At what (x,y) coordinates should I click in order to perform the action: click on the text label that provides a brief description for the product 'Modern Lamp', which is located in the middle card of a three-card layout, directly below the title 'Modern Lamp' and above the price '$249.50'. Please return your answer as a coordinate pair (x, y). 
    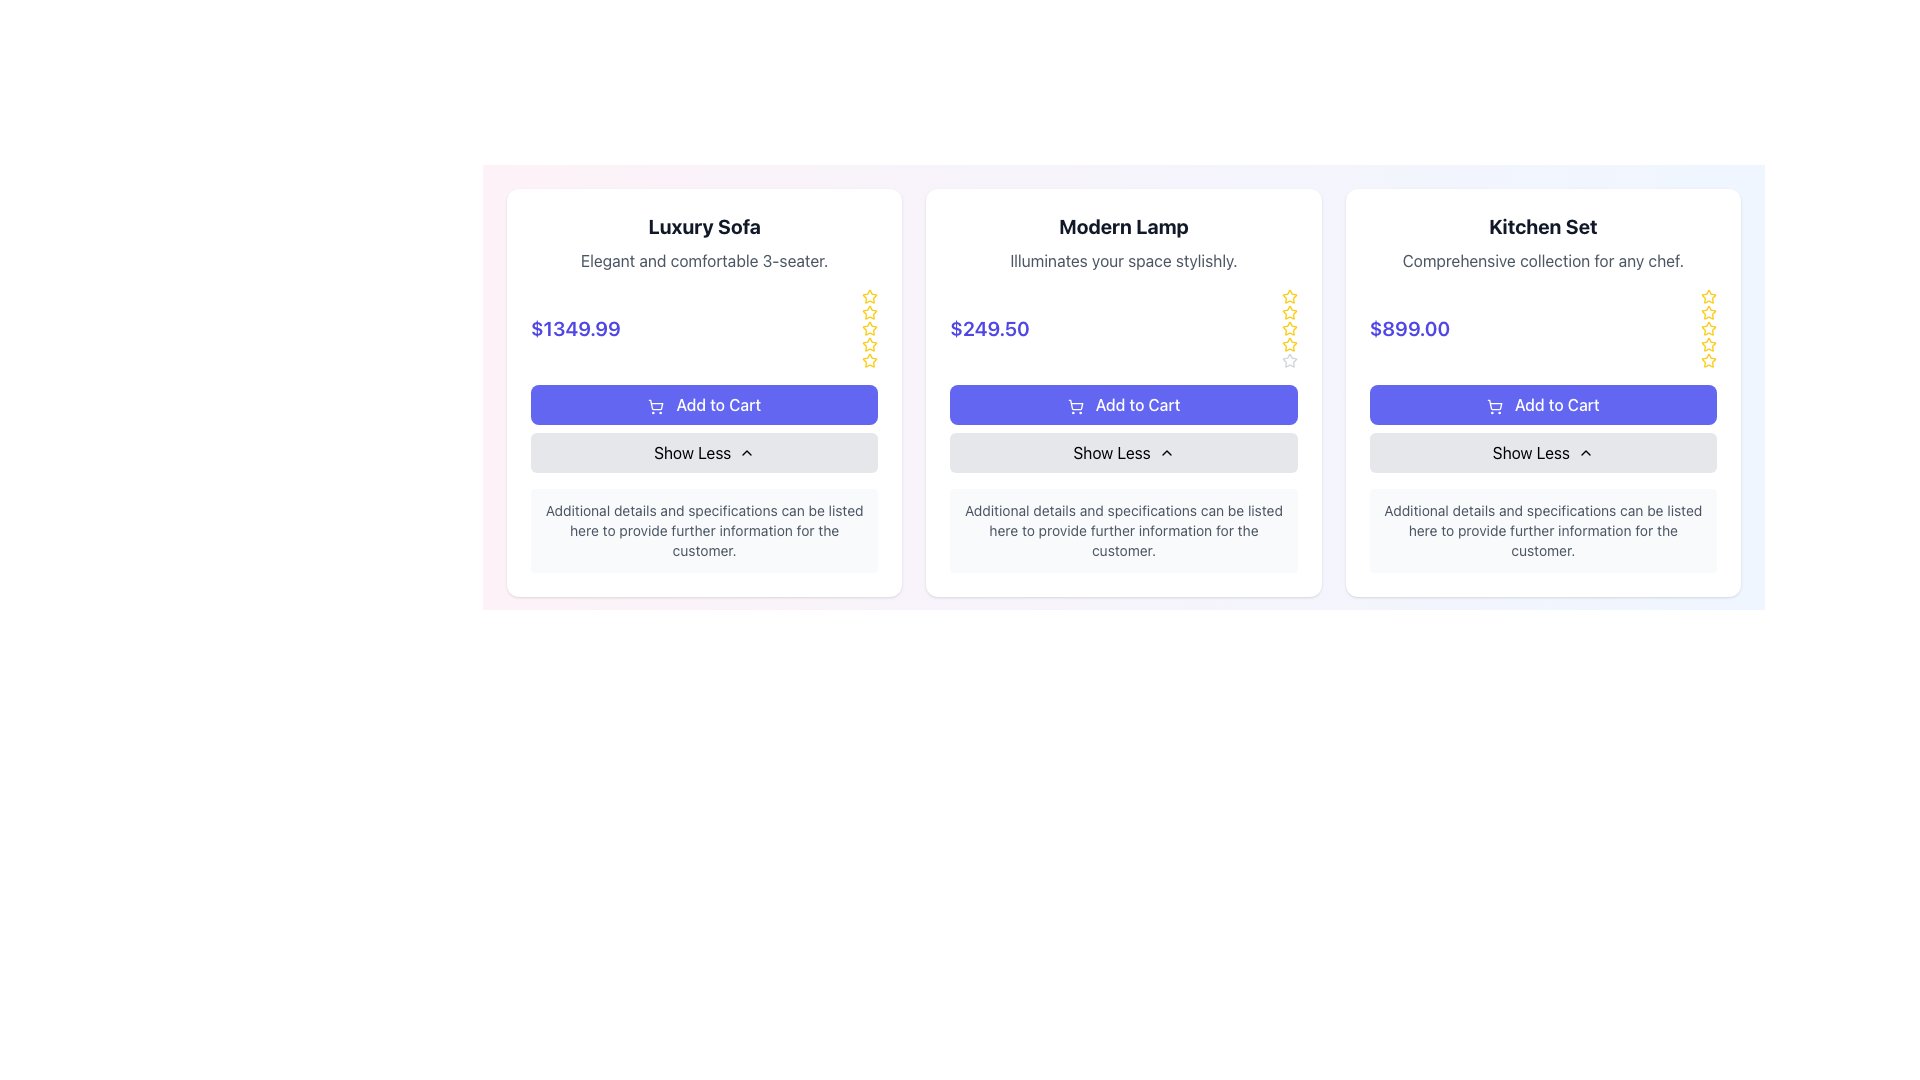
    Looking at the image, I should click on (1123, 260).